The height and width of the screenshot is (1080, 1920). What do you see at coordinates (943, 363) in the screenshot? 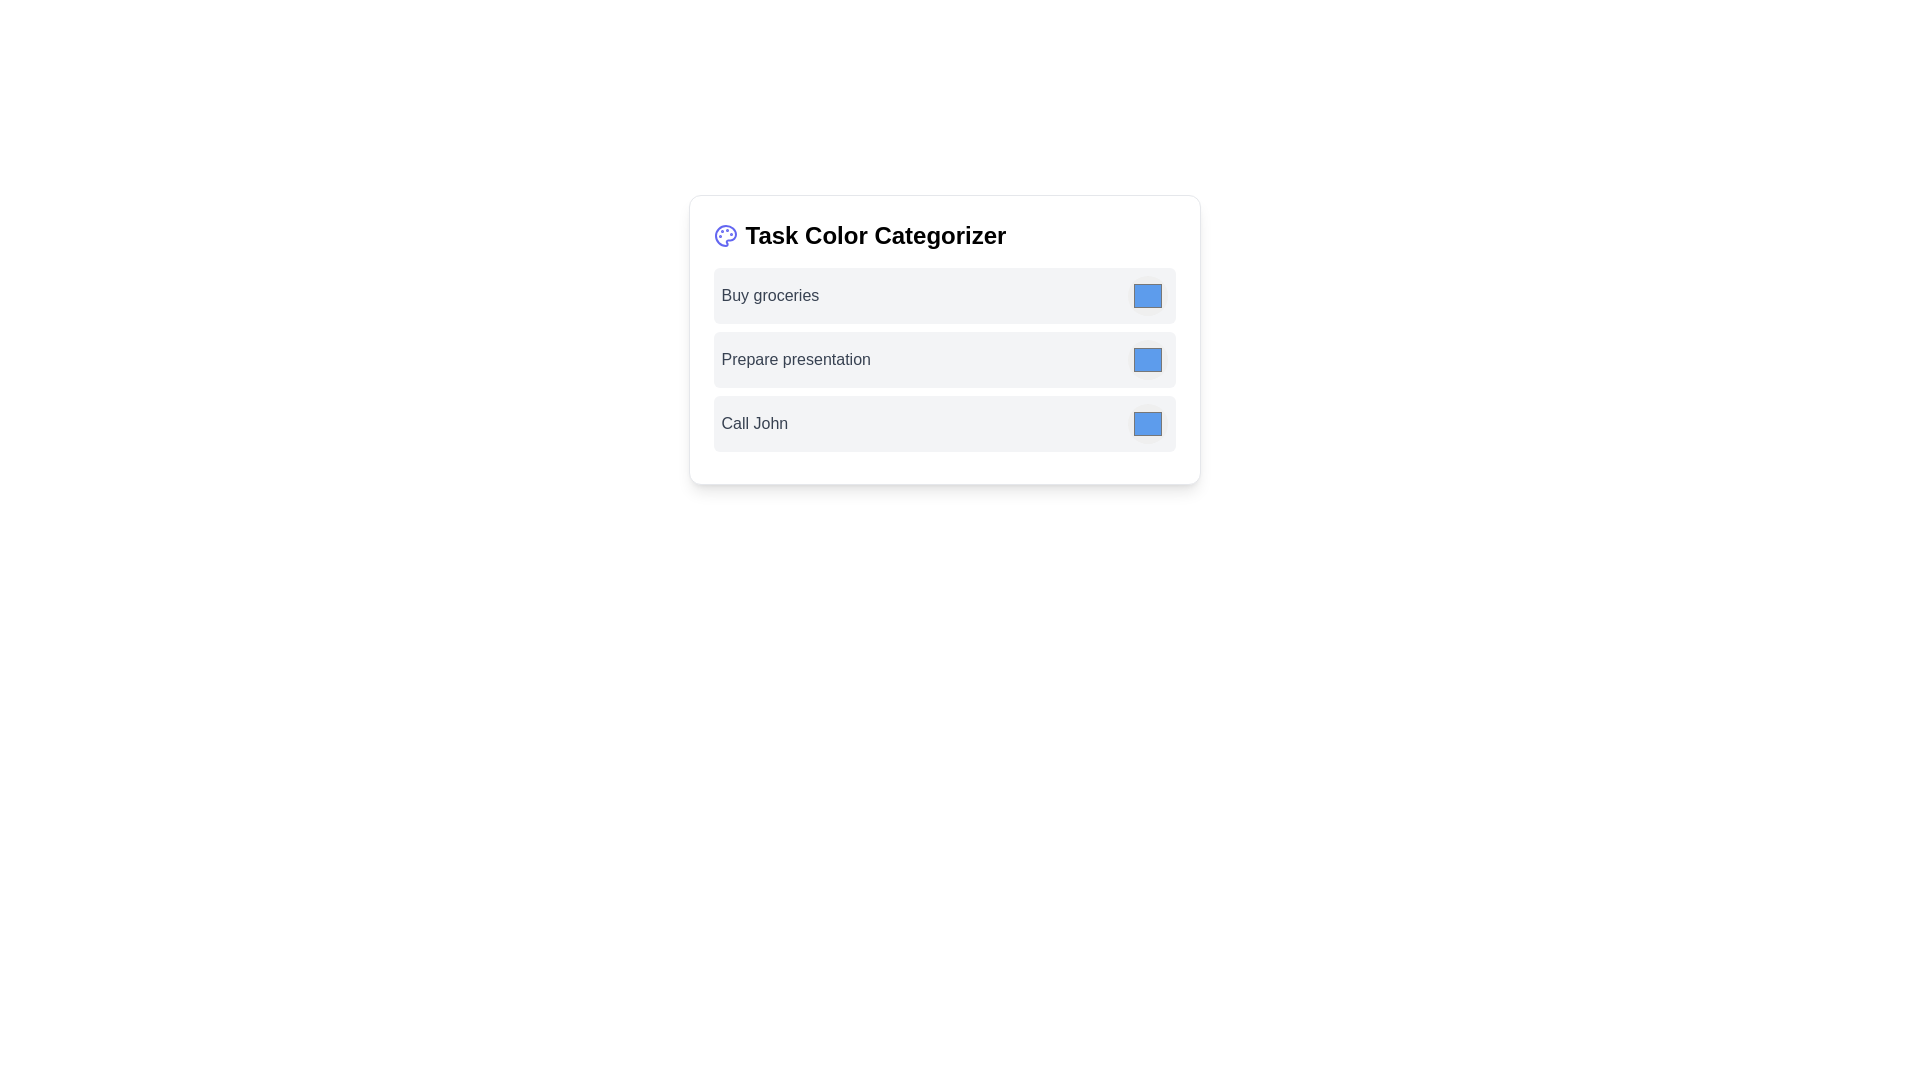
I see `the 'Prepare presentation' list item, which is the second item in the 'Task Color Categorizer' card` at bounding box center [943, 363].